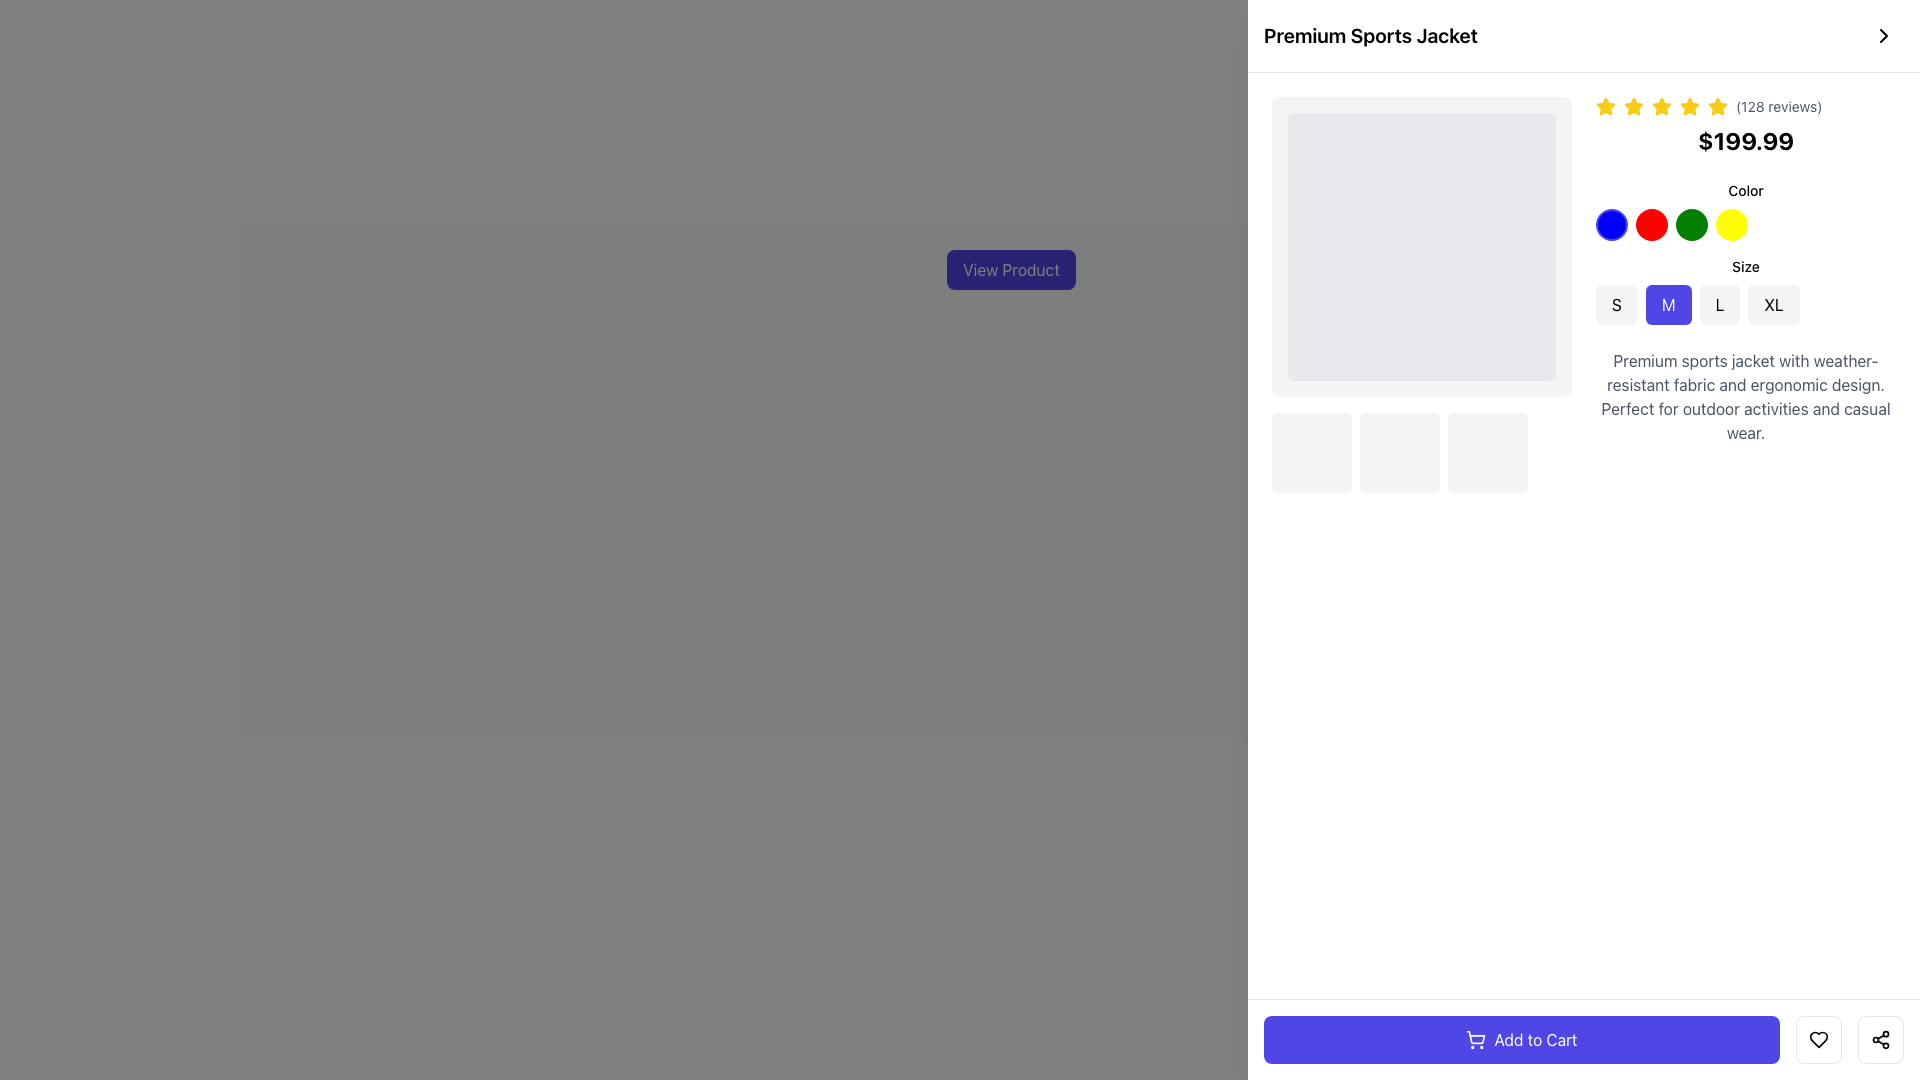  What do you see at coordinates (1717, 107) in the screenshot?
I see `the fifth yellow star icon in the rating system, which is located above the price '$199.99' and adjacent to '(128 reviews)'` at bounding box center [1717, 107].